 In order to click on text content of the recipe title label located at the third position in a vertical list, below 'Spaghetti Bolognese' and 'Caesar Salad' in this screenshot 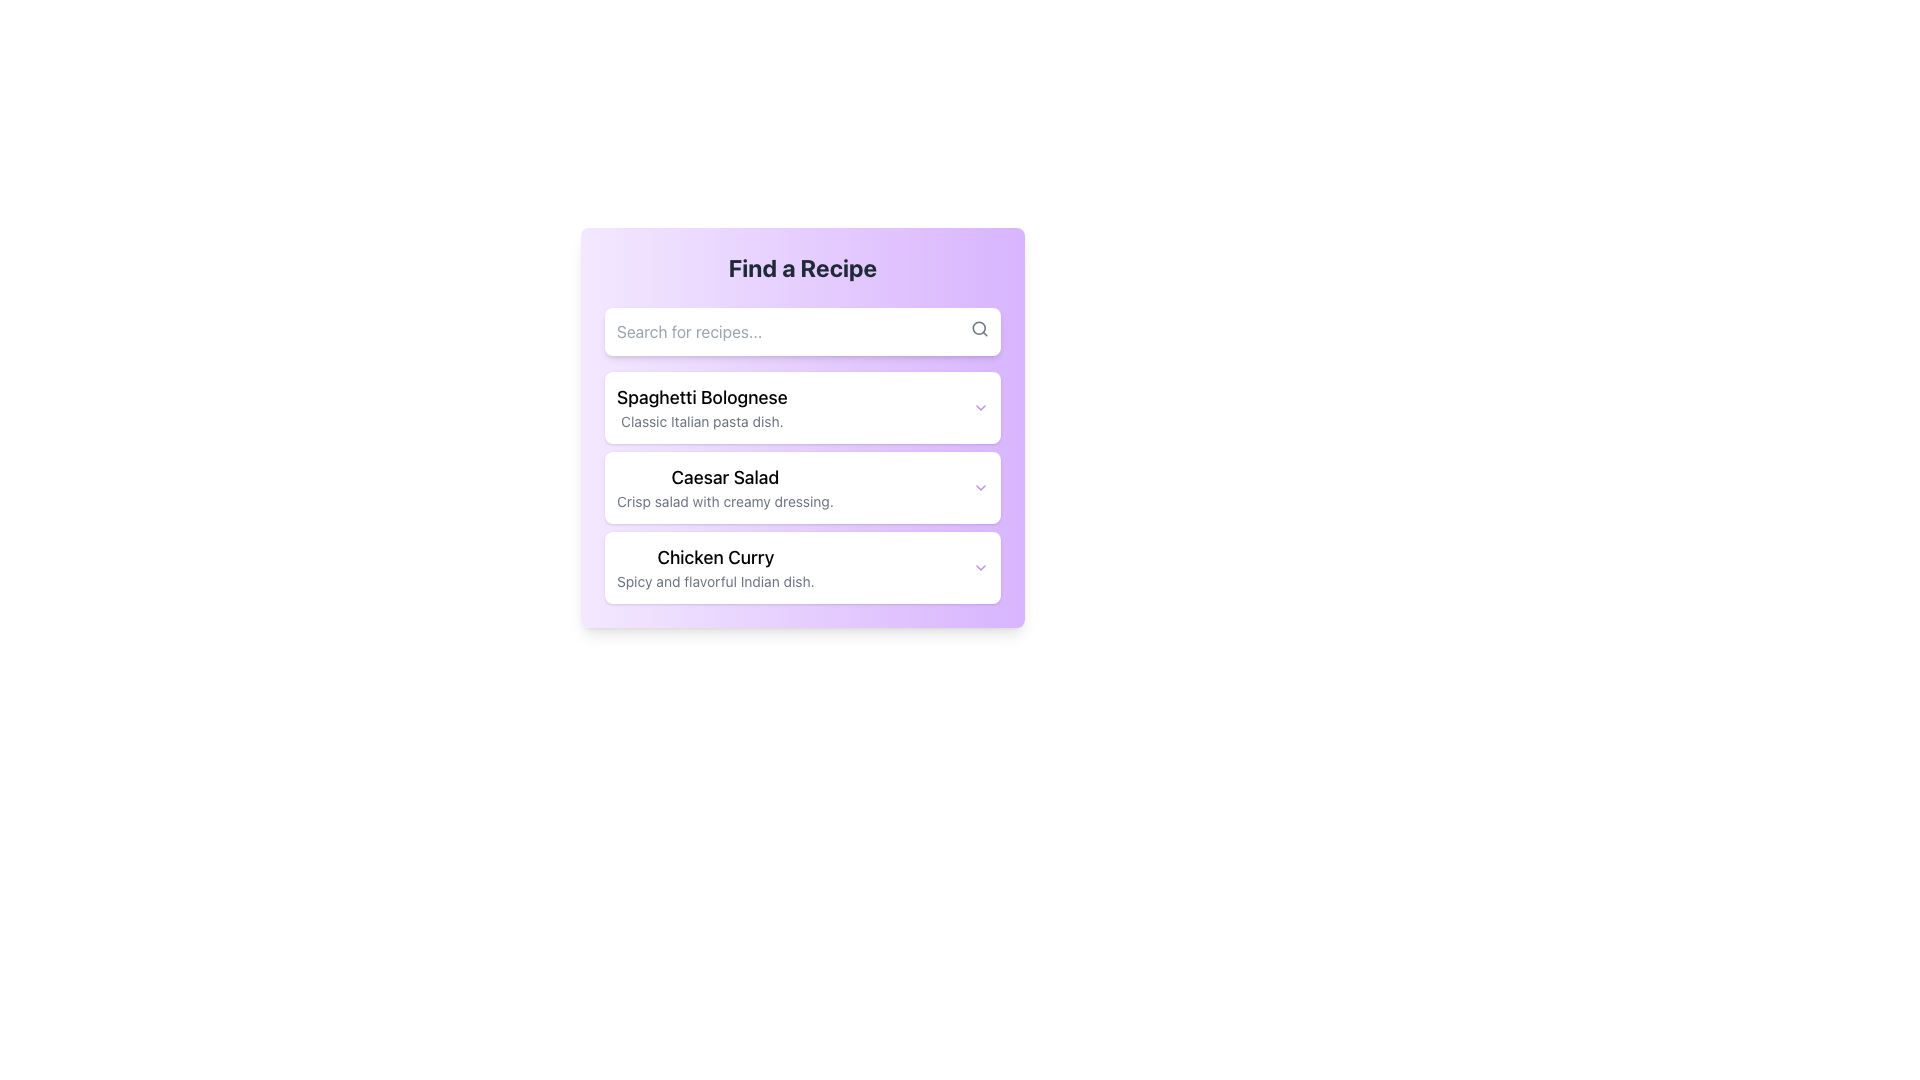, I will do `click(715, 558)`.